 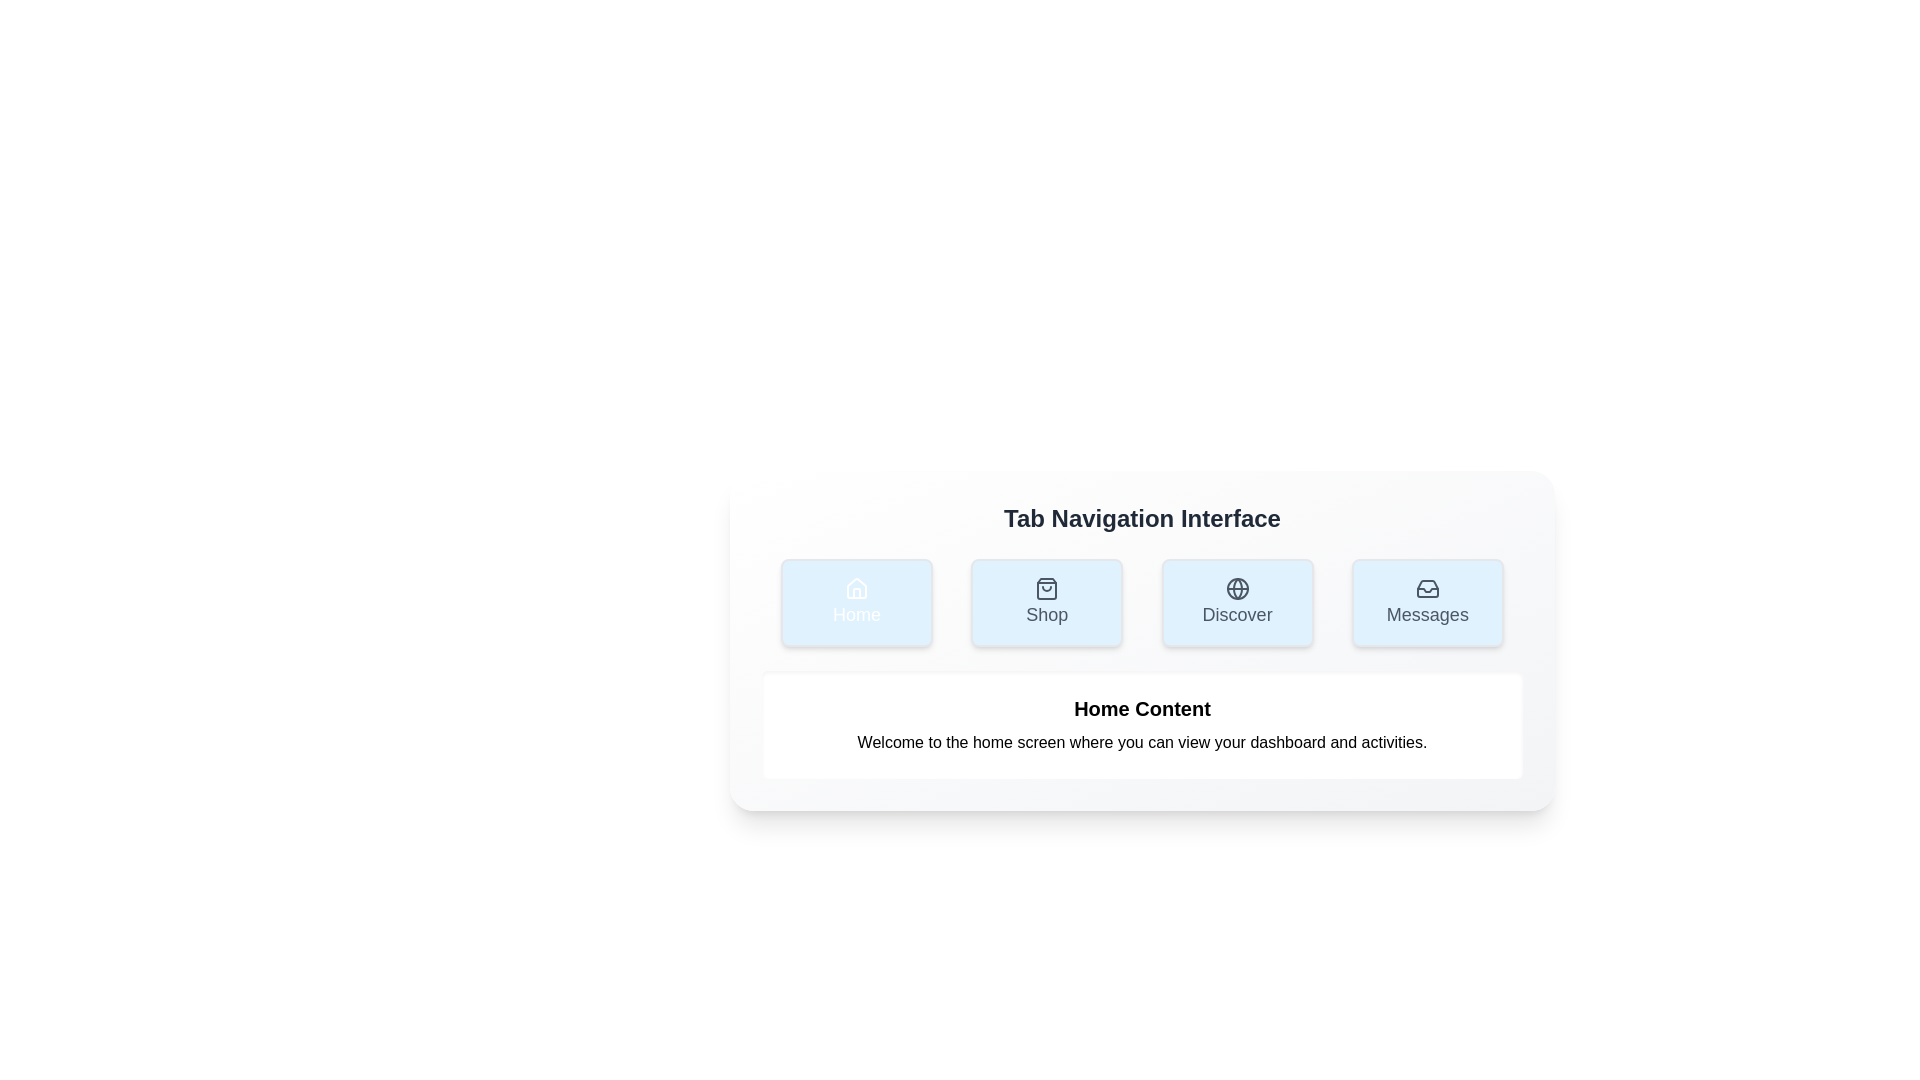 I want to click on the graphical decoration within the 'Messages' icon located at the rightmost position in the navigation bar, so click(x=1426, y=589).